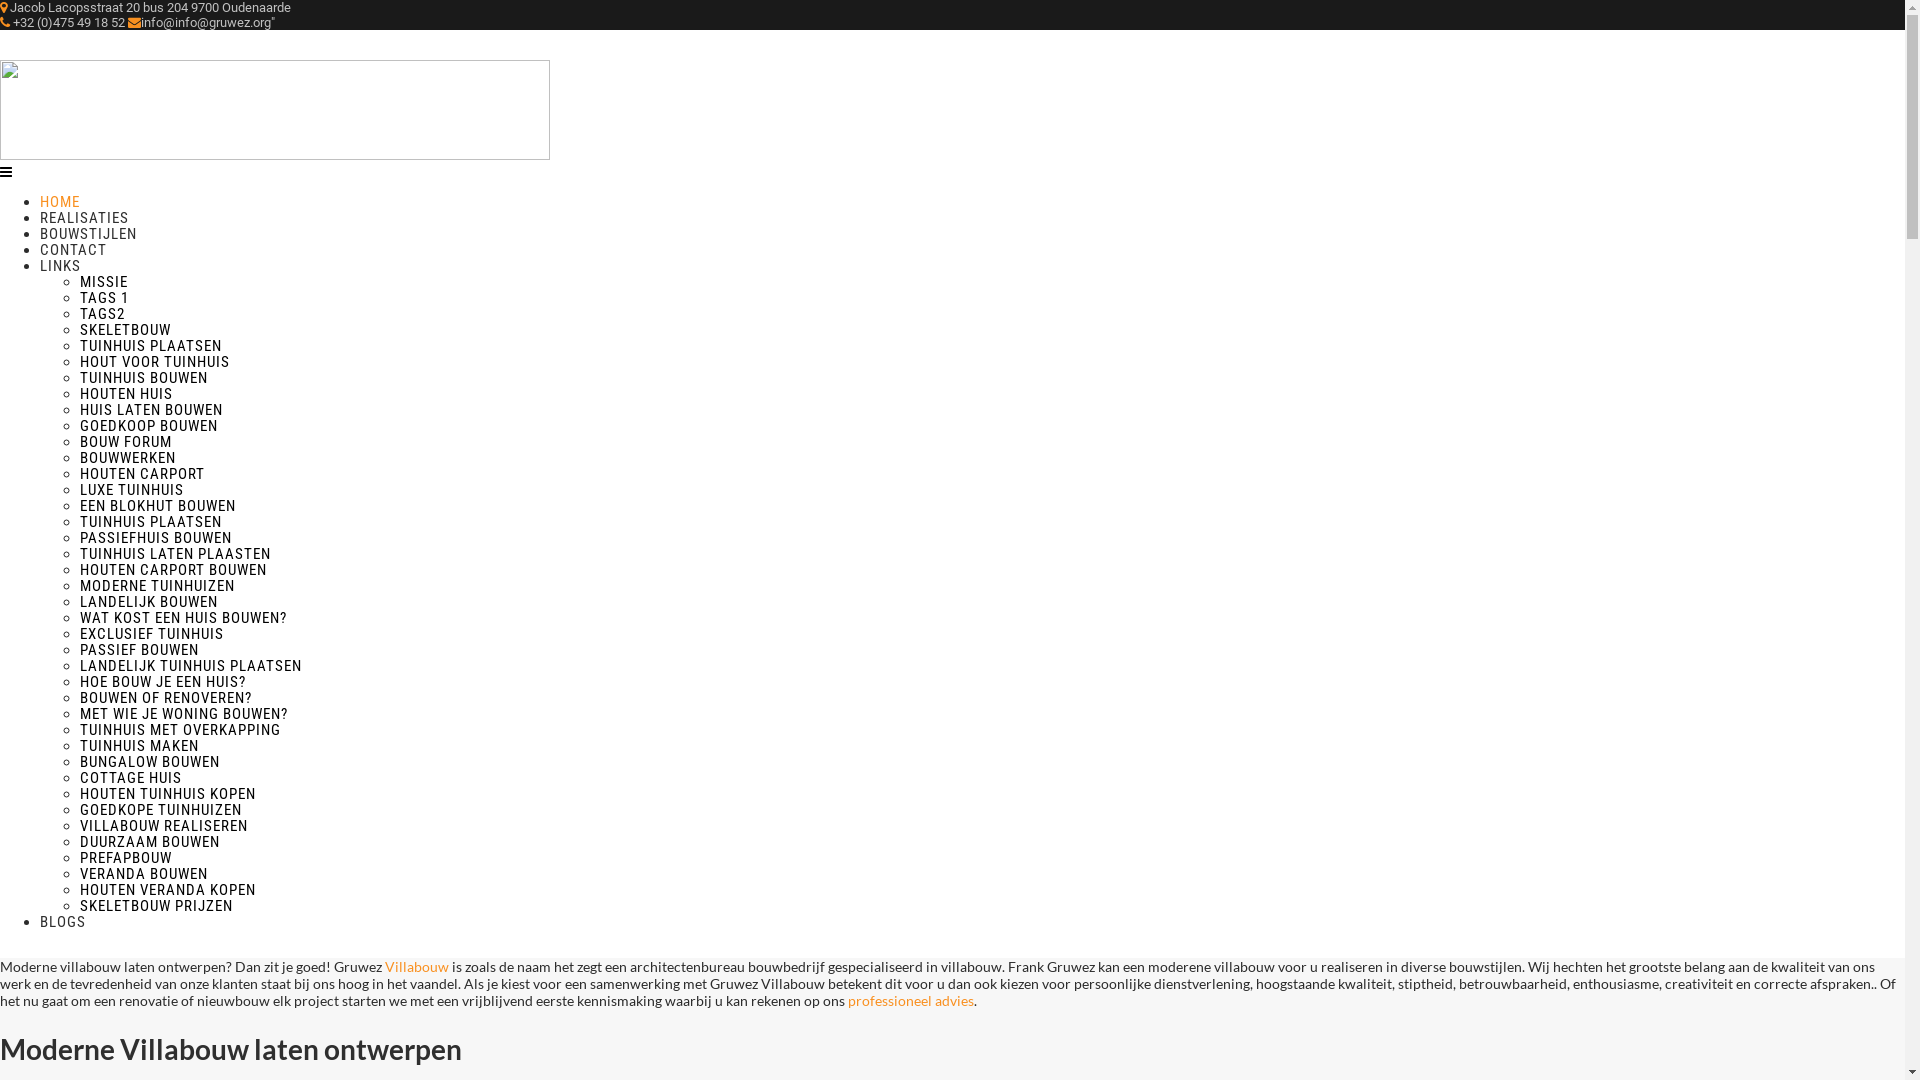  What do you see at coordinates (147, 600) in the screenshot?
I see `'LANDELIJK BOUWEN'` at bounding box center [147, 600].